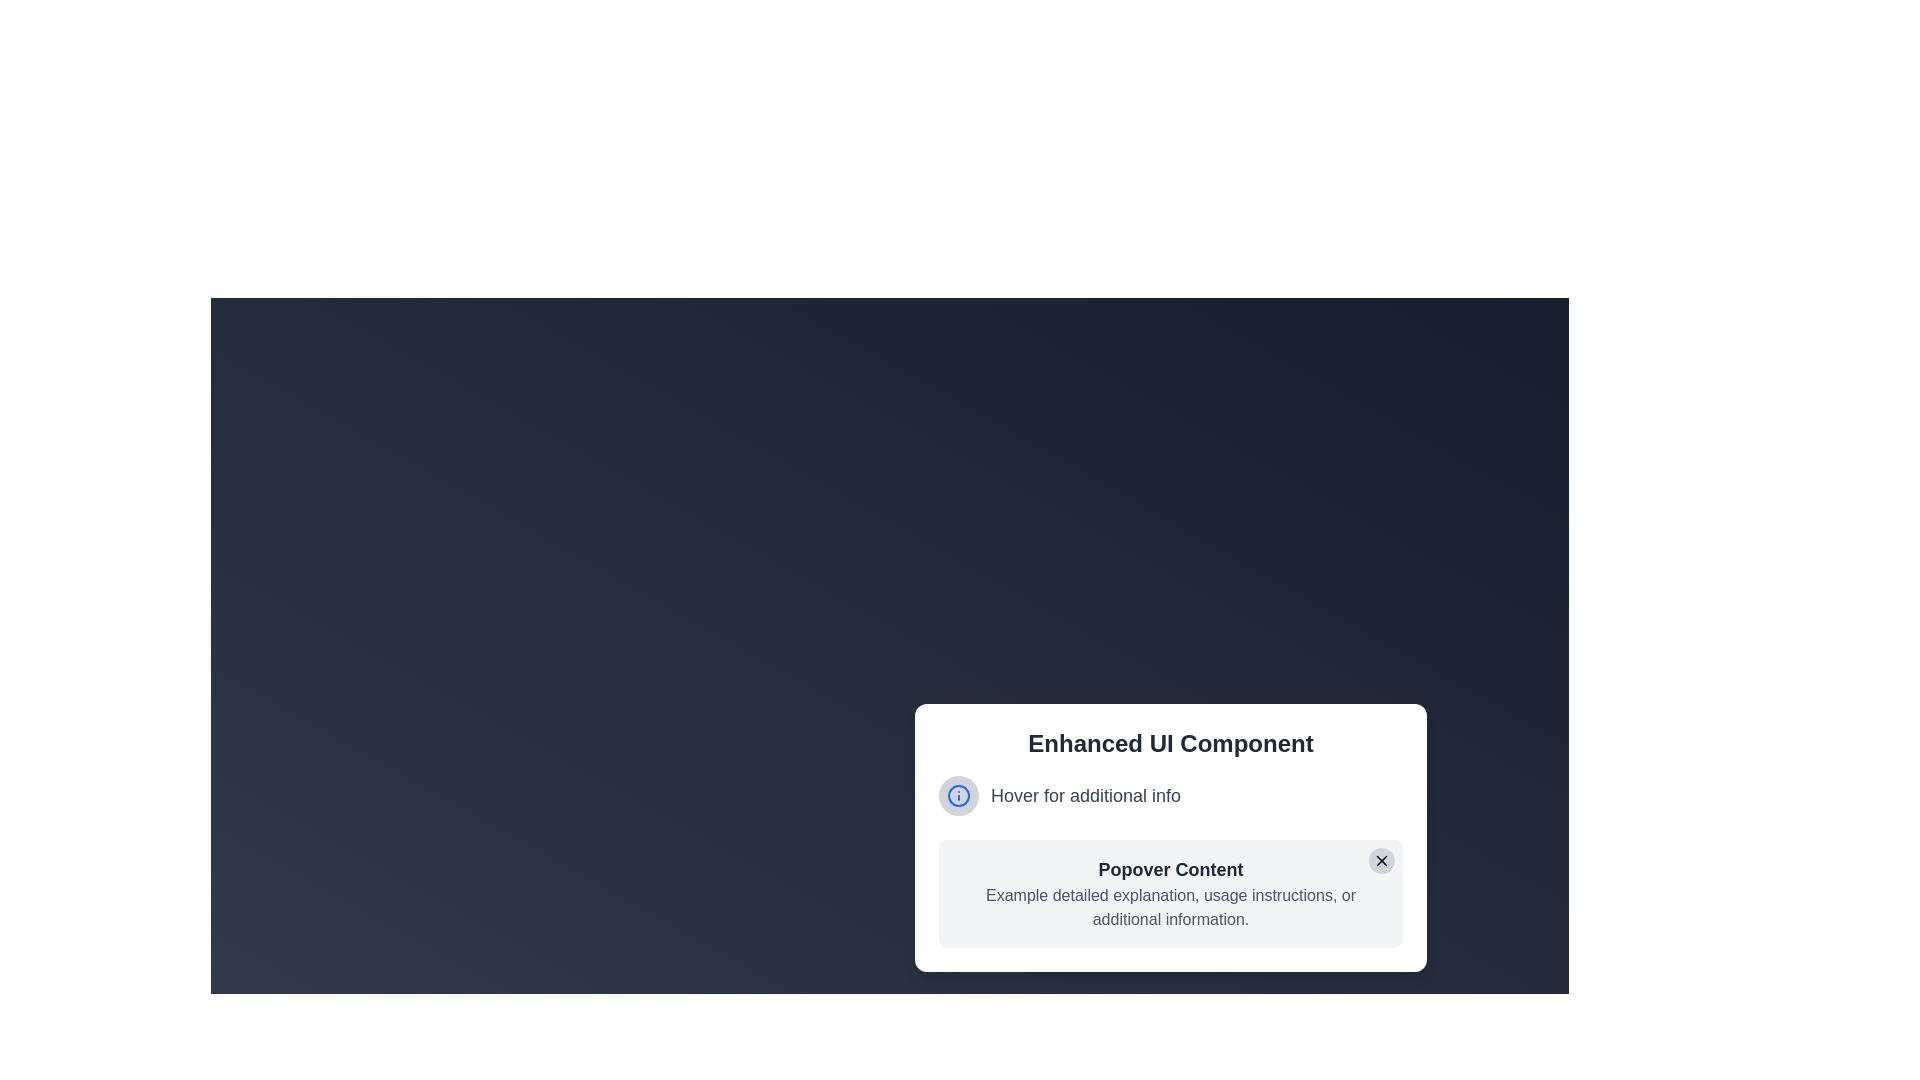 This screenshot has height=1080, width=1920. I want to click on the small 'X' icon within the circular grey button in the top-right corner of the popover box, so click(1381, 859).